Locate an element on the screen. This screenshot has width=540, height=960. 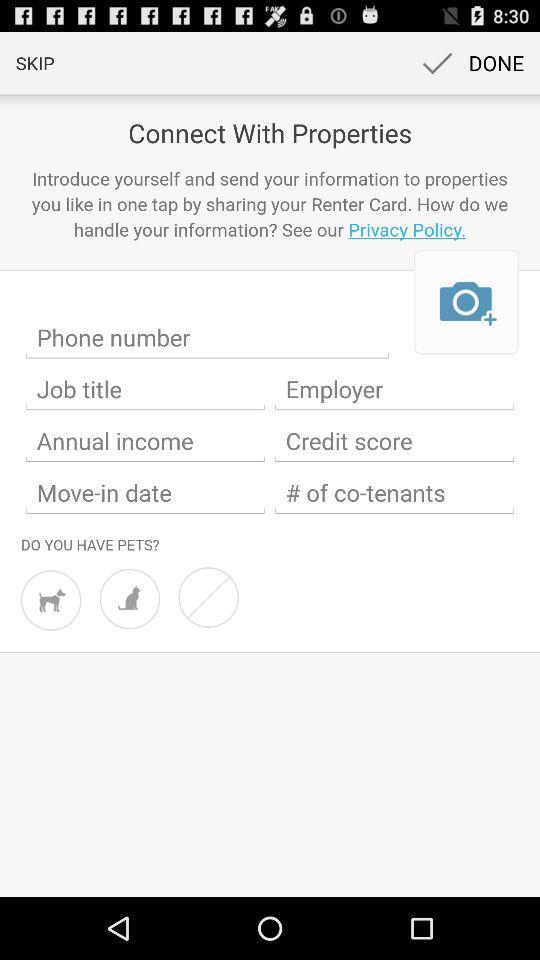
of co-tenants textbox is located at coordinates (394, 492).